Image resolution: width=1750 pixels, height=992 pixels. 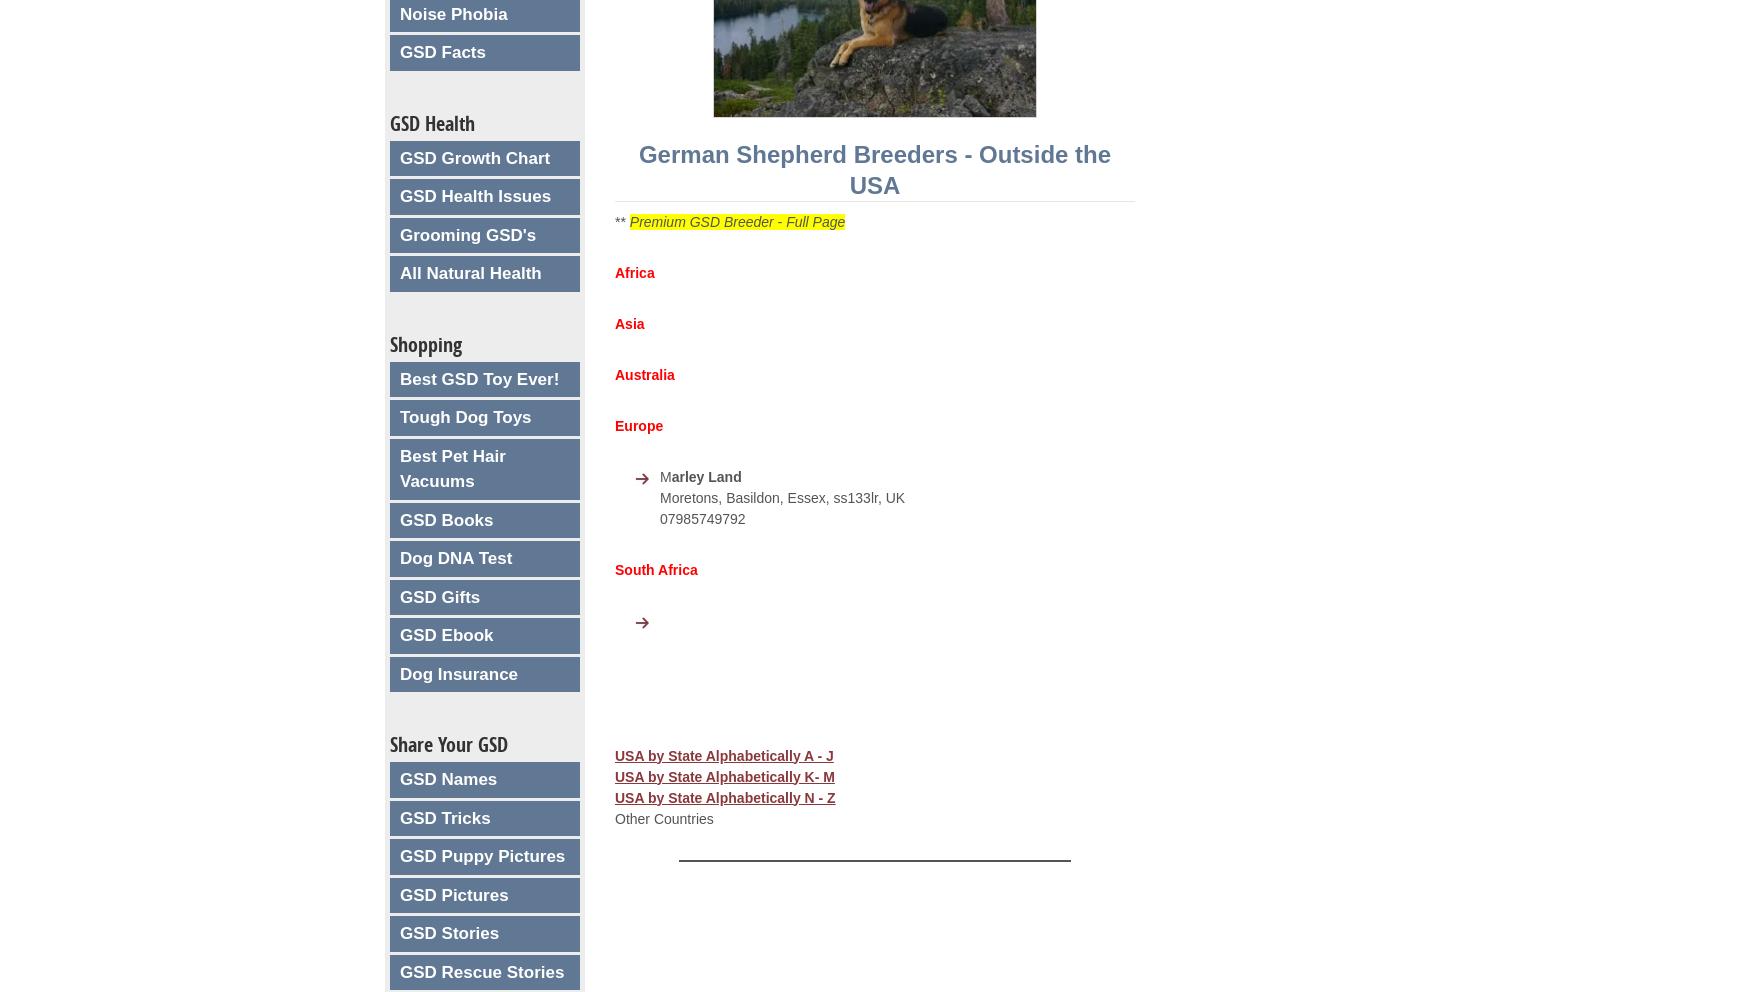 I want to click on 'USA by State Alphabetically K- M', so click(x=724, y=775).